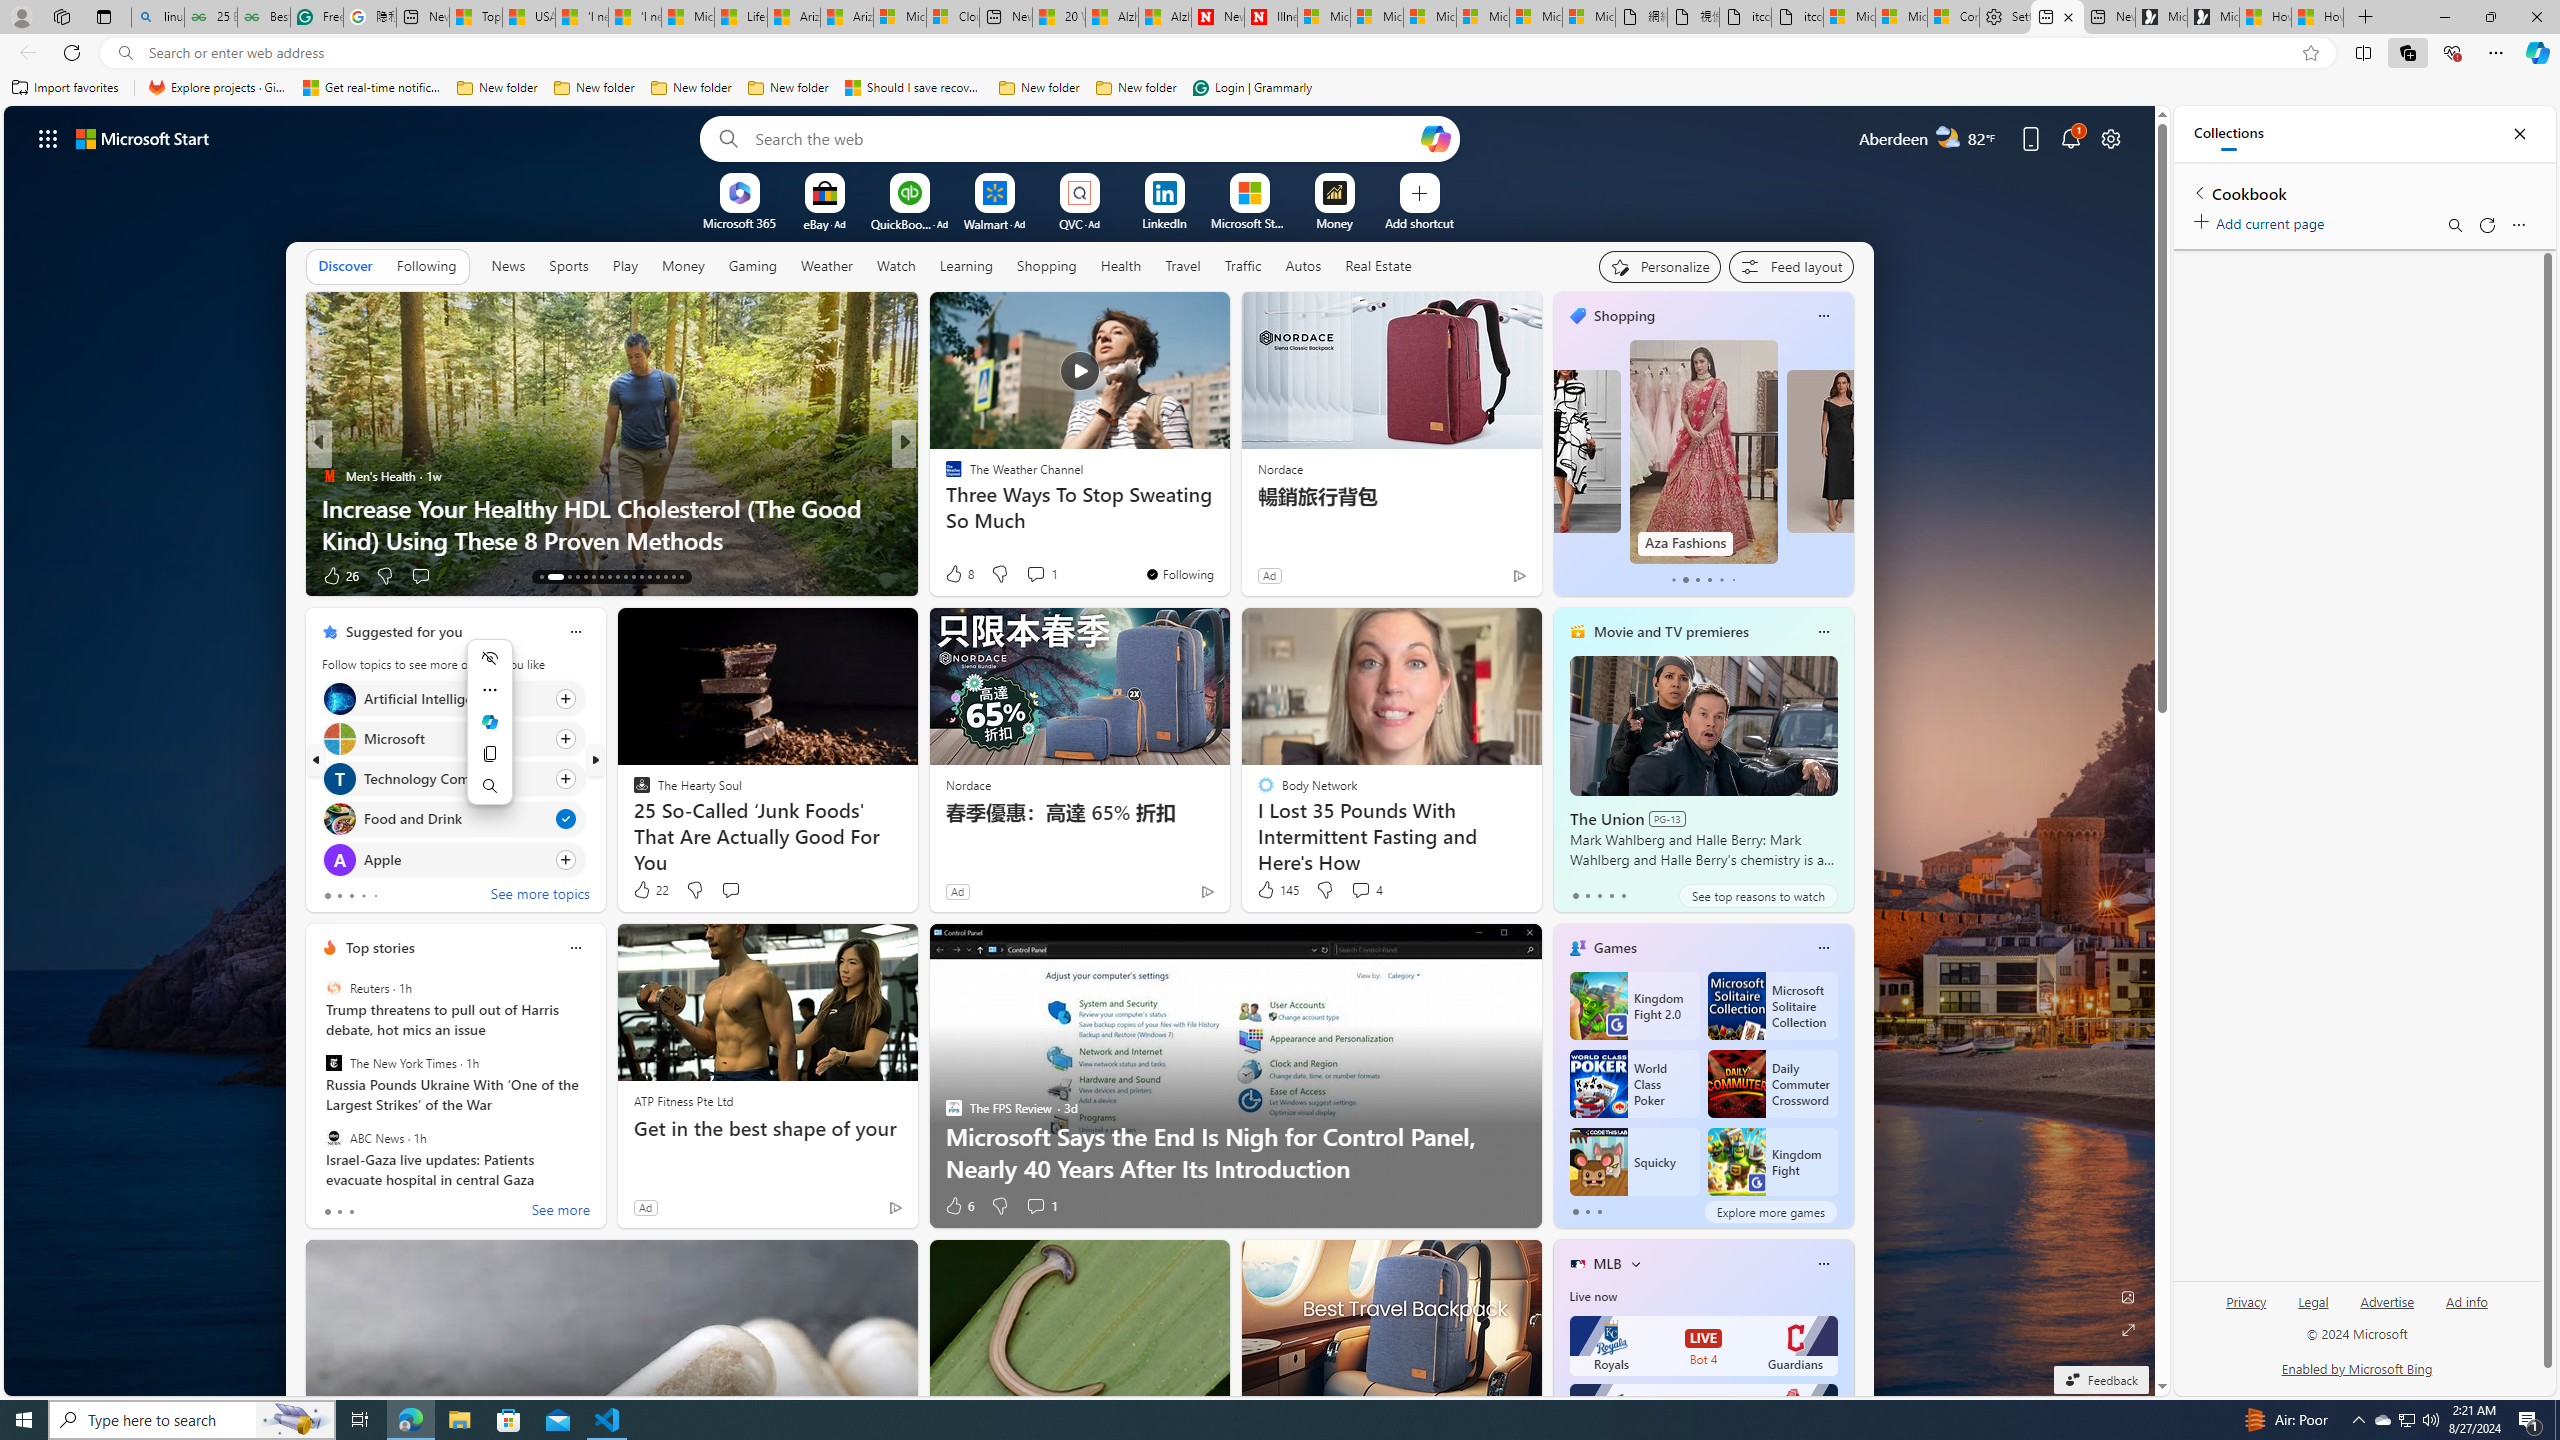  Describe the element at coordinates (1216, 16) in the screenshot. I see `'Newsweek - News, Analysis, Politics, Business, Technology'` at that location.